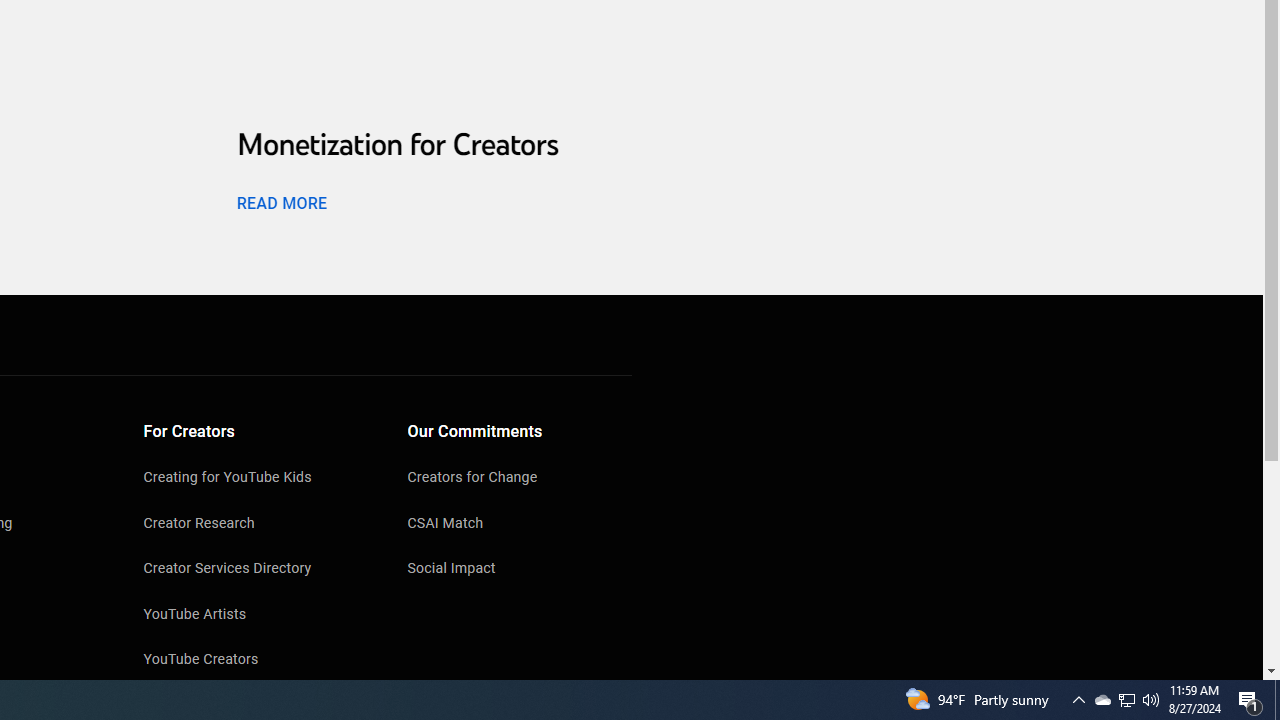  I want to click on 'CSAI Match', so click(519, 523).